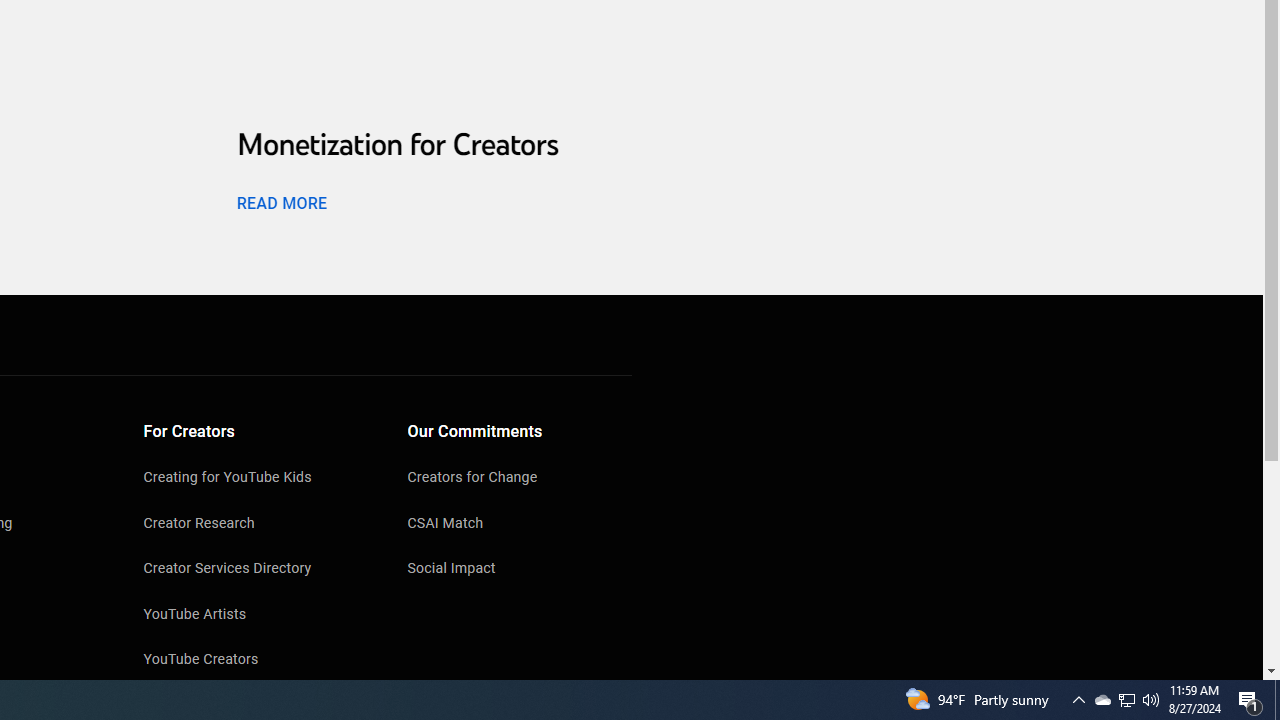  I want to click on 'CSAI Match', so click(519, 523).